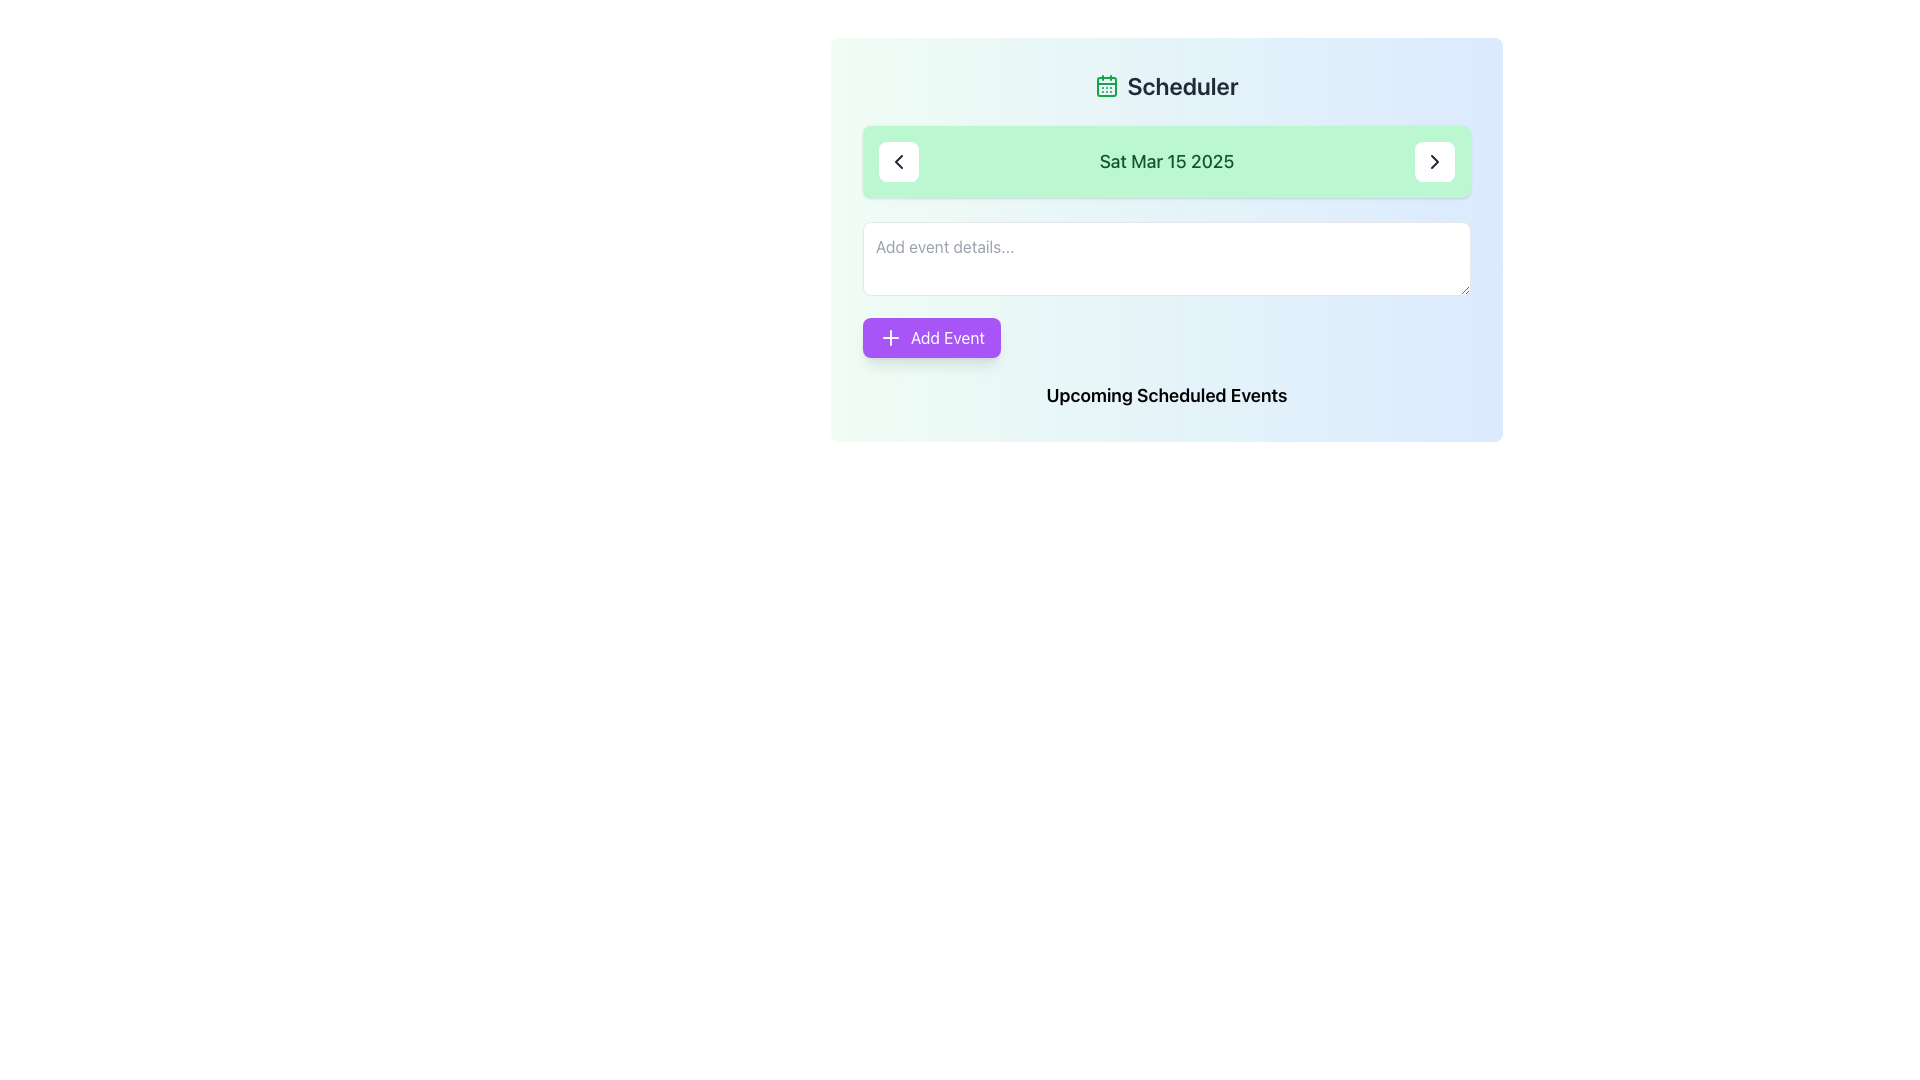 This screenshot has width=1920, height=1080. Describe the element at coordinates (1434, 161) in the screenshot. I see `the rightmost button on the green header bar next to the date 'Sat Mar 15 2025'` at that location.